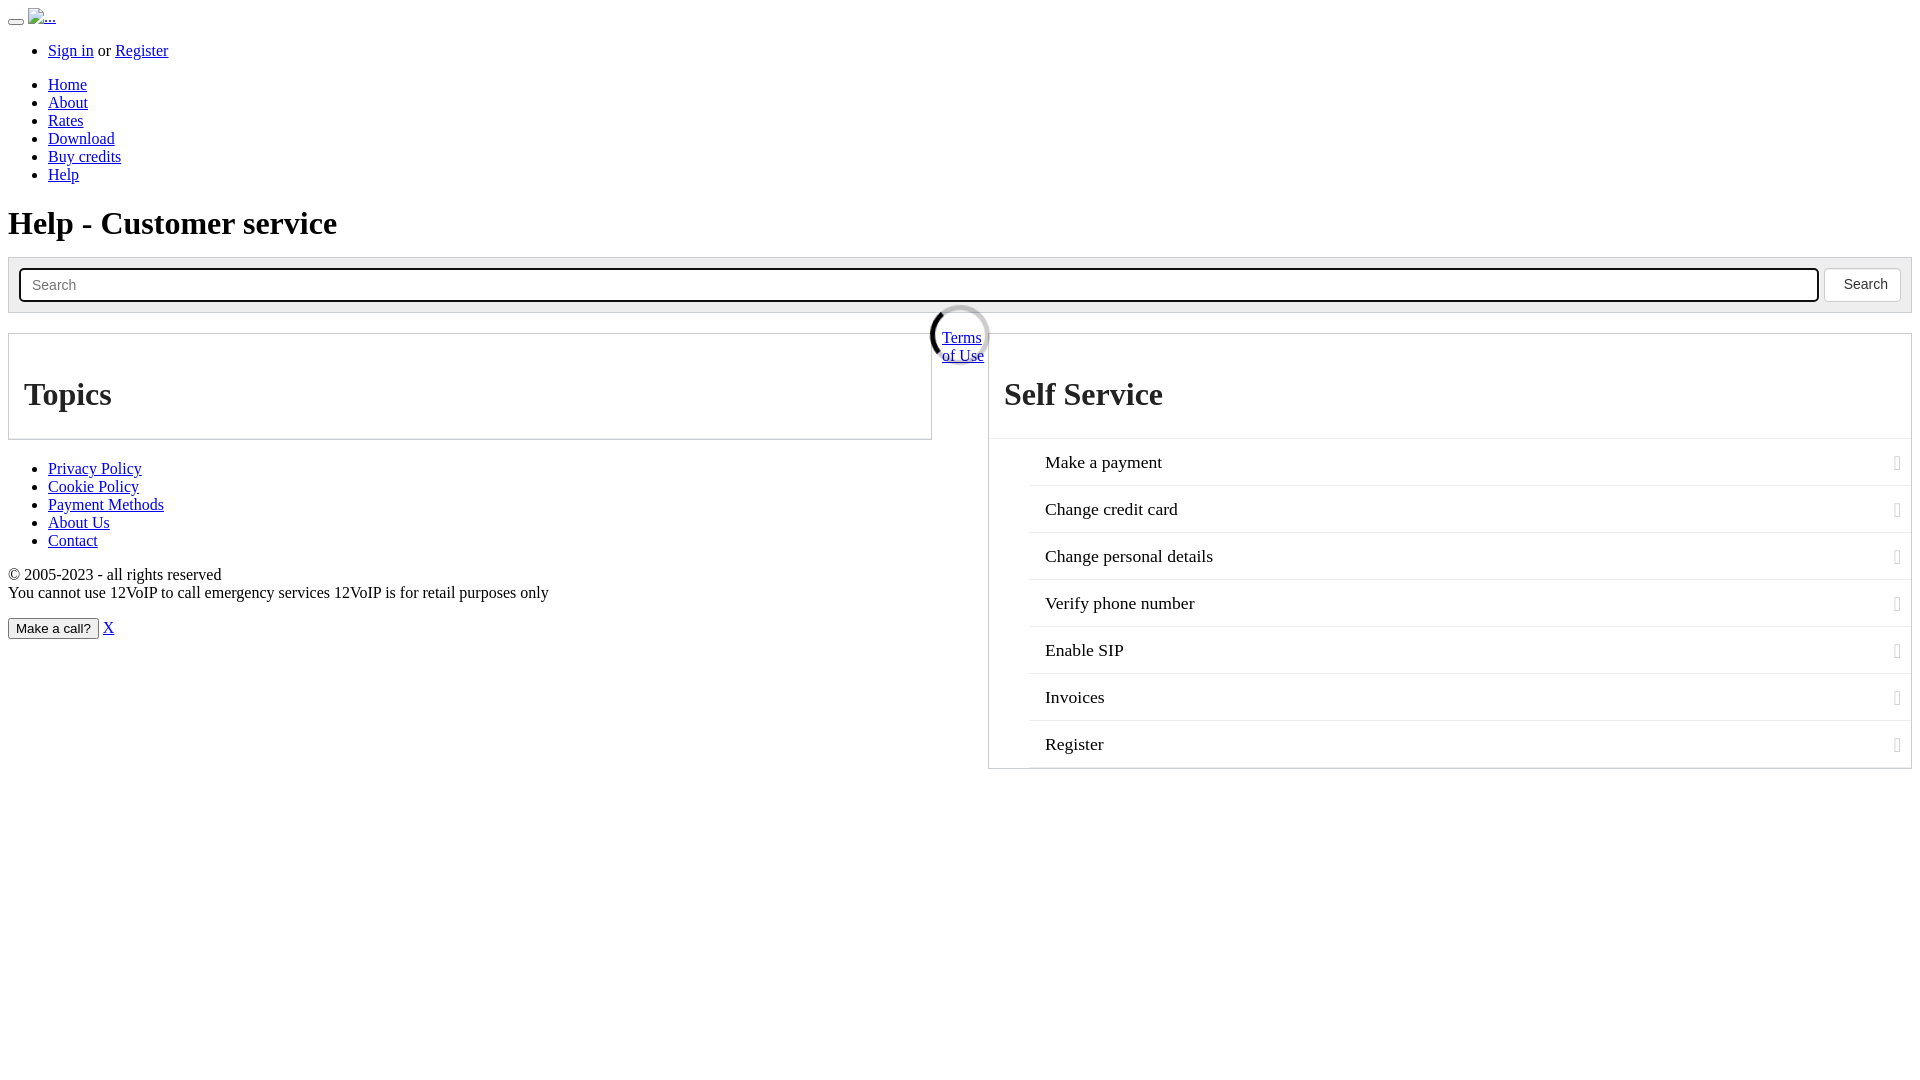  Describe the element at coordinates (92, 486) in the screenshot. I see `'Cookie Policy'` at that location.